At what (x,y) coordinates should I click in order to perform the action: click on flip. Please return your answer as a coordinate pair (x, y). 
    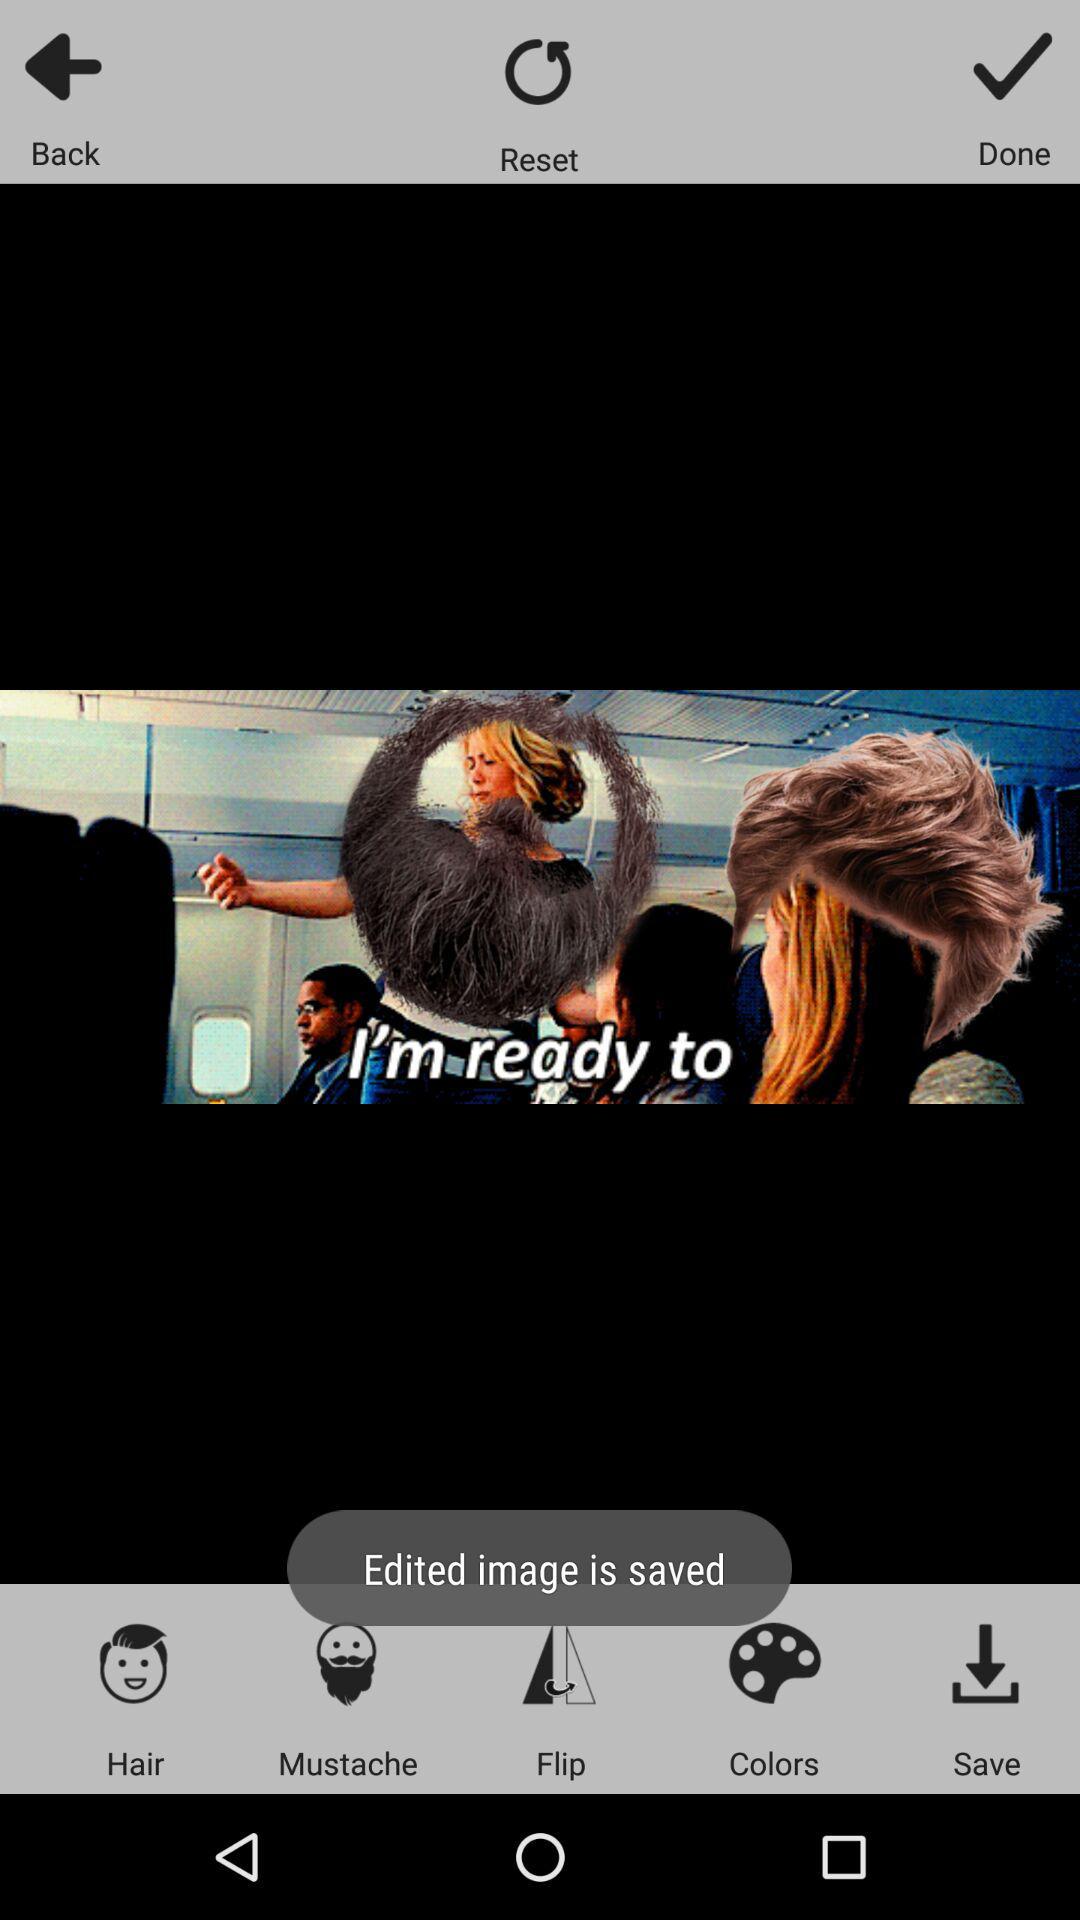
    Looking at the image, I should click on (560, 1662).